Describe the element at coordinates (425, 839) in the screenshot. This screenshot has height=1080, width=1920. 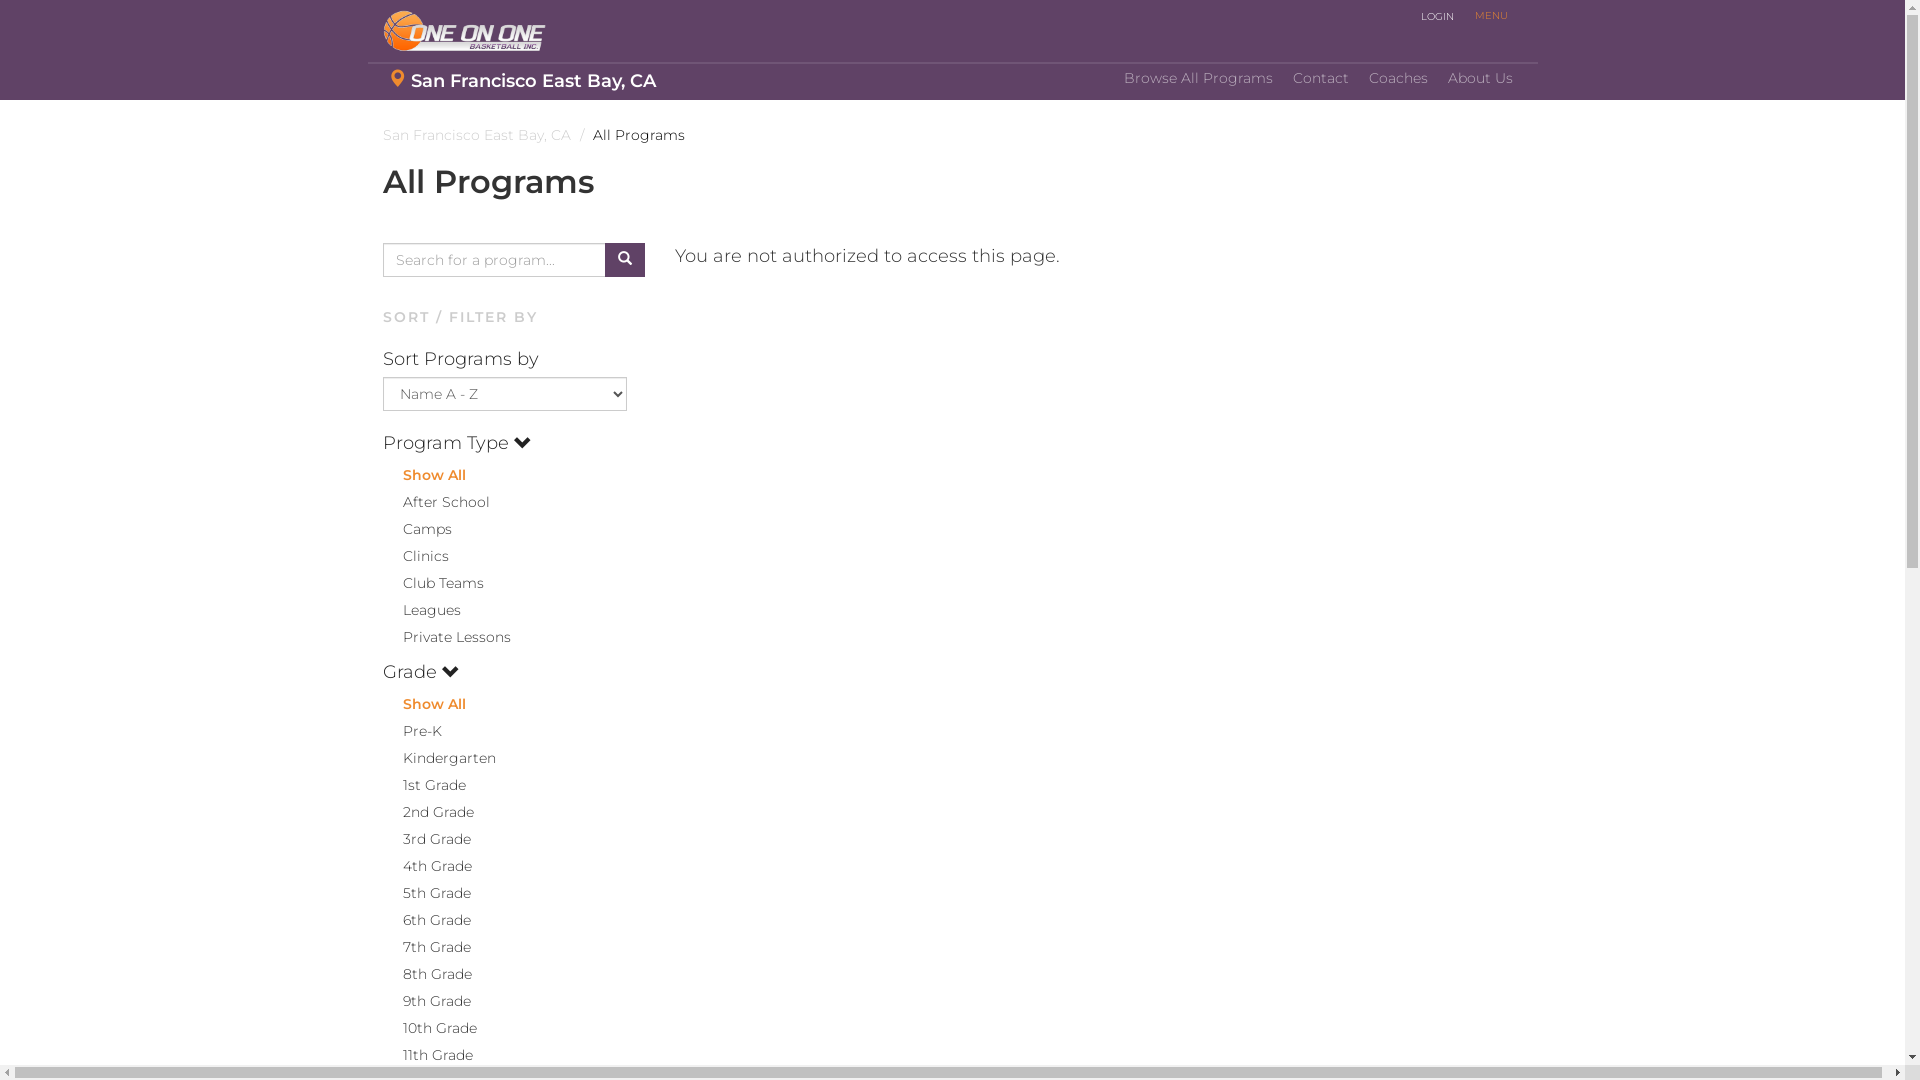
I see `'3rd Grade'` at that location.